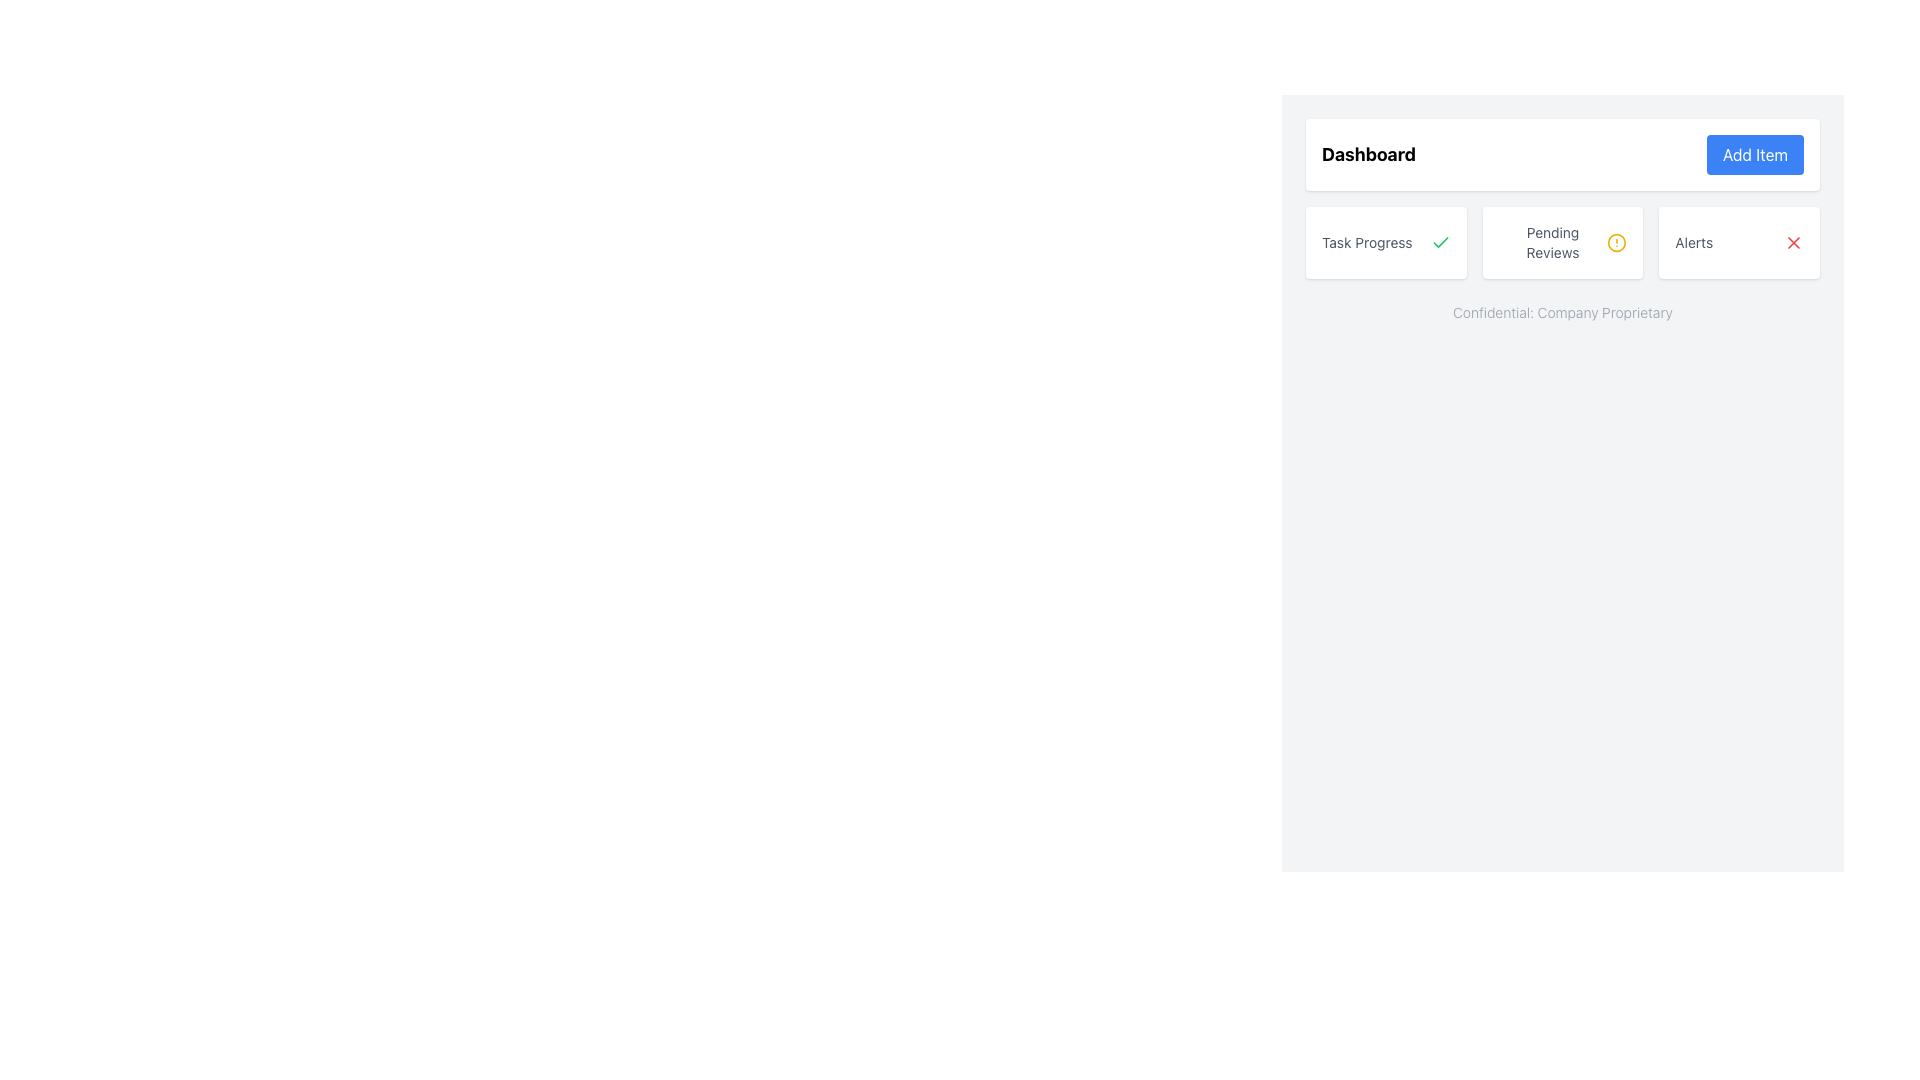 The height and width of the screenshot is (1080, 1920). What do you see at coordinates (1617, 242) in the screenshot?
I see `the SVG Circle element styled with a yellow stroke, which is part of the warning icon in the 'Pending Reviews' section of the dashboard's top bar` at bounding box center [1617, 242].